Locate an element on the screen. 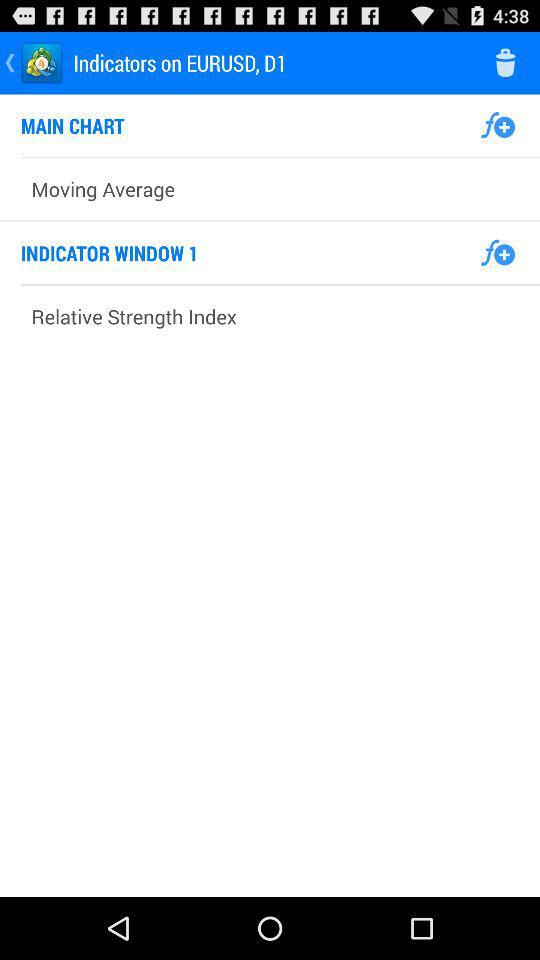 Image resolution: width=540 pixels, height=960 pixels. to add function is located at coordinates (496, 252).